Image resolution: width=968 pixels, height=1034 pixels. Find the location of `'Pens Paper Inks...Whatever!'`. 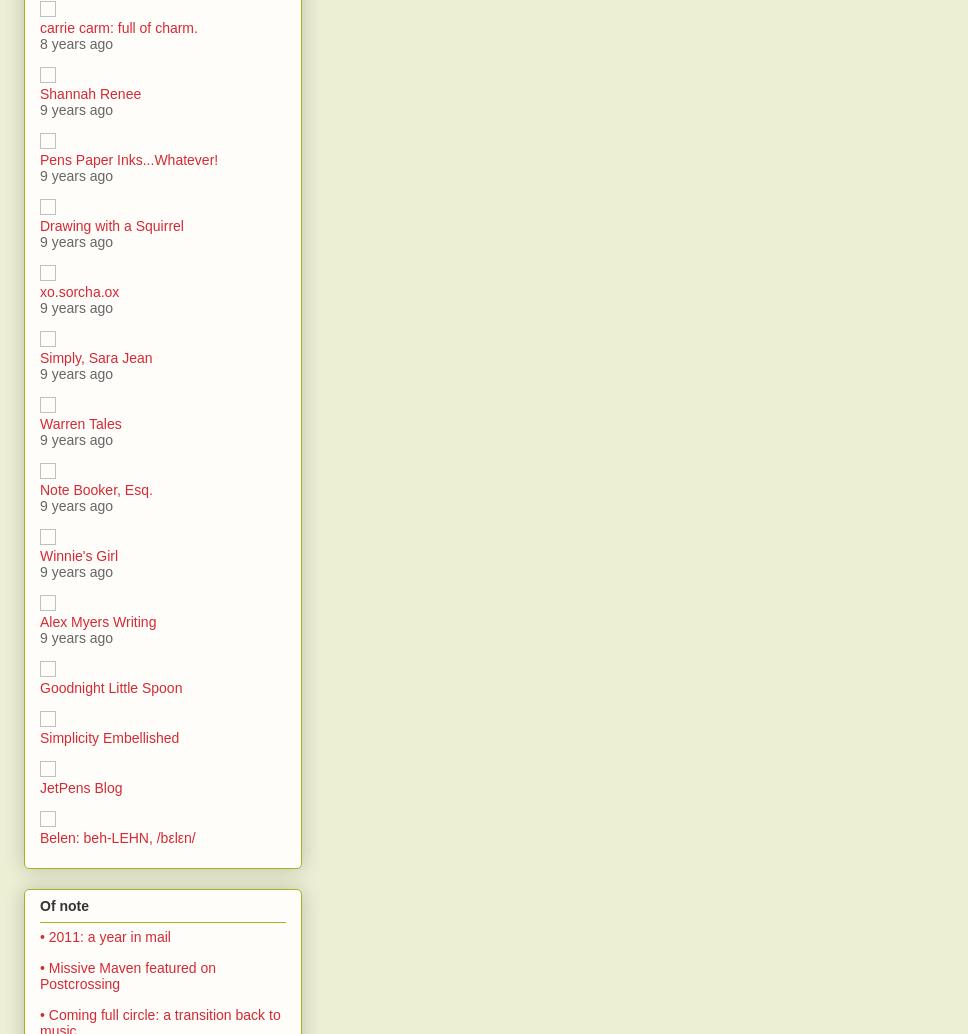

'Pens Paper Inks...Whatever!' is located at coordinates (128, 159).